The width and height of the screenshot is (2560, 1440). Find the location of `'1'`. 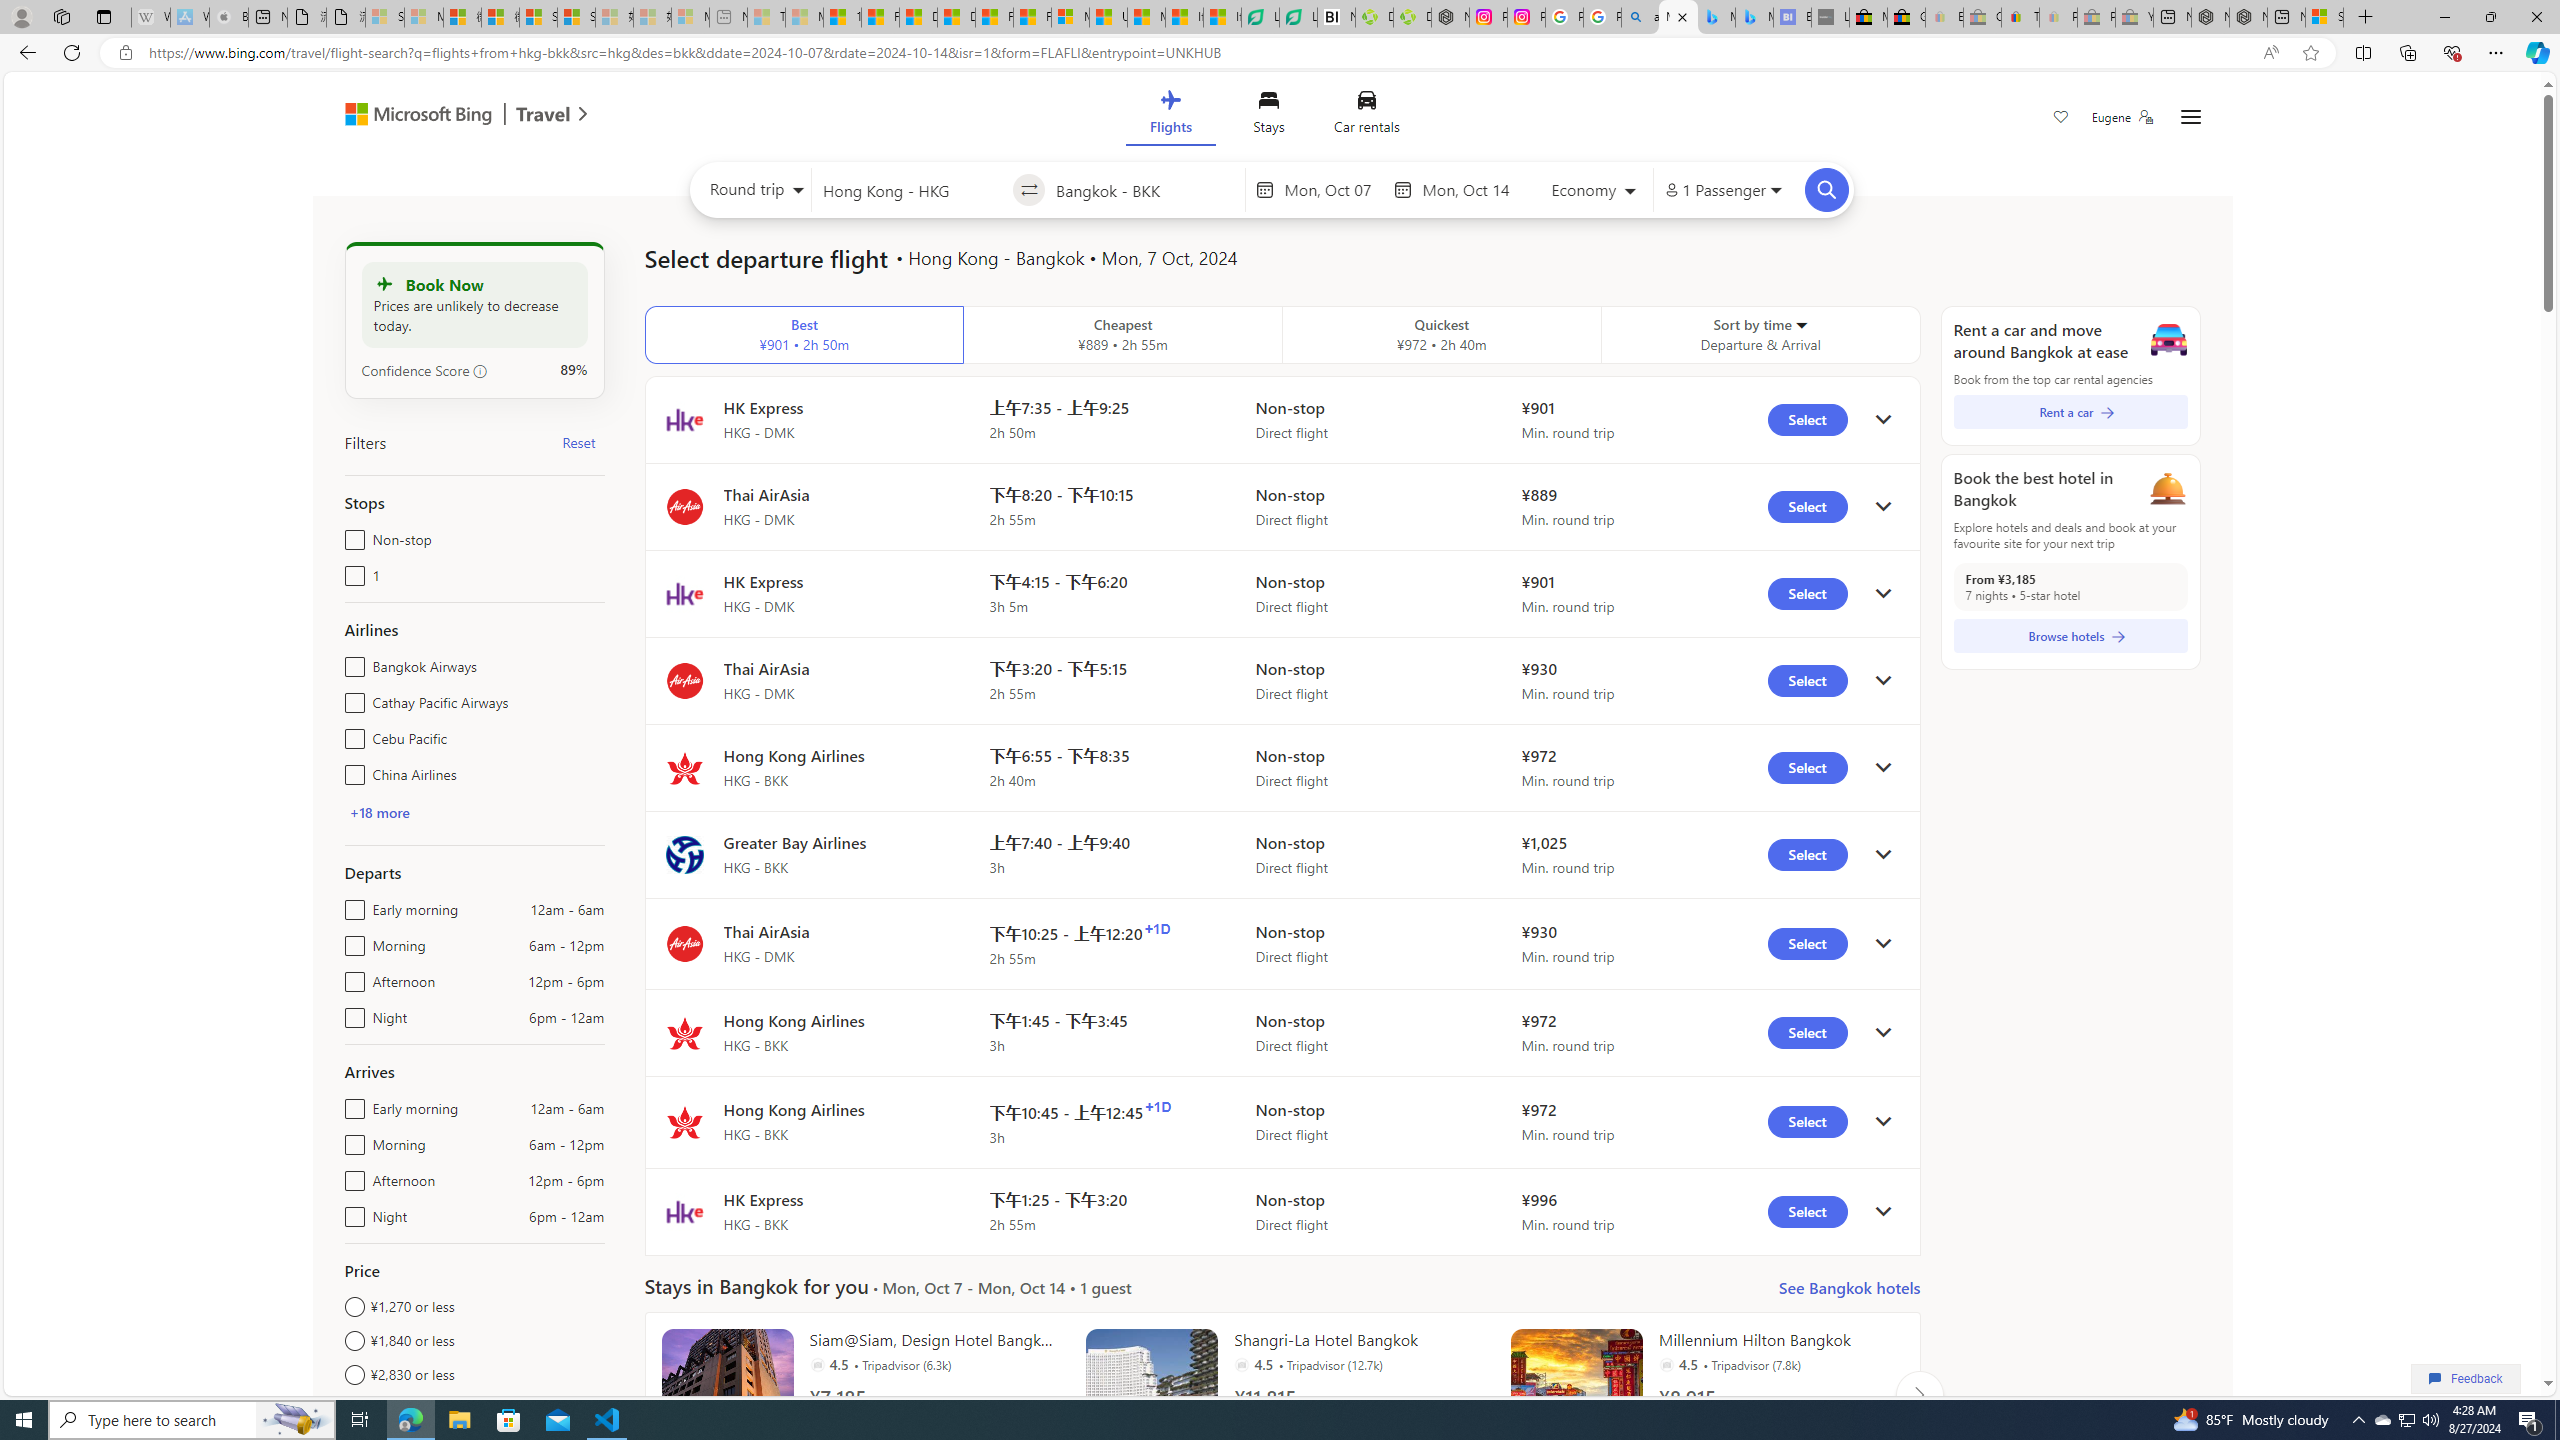

'1' is located at coordinates (350, 570).